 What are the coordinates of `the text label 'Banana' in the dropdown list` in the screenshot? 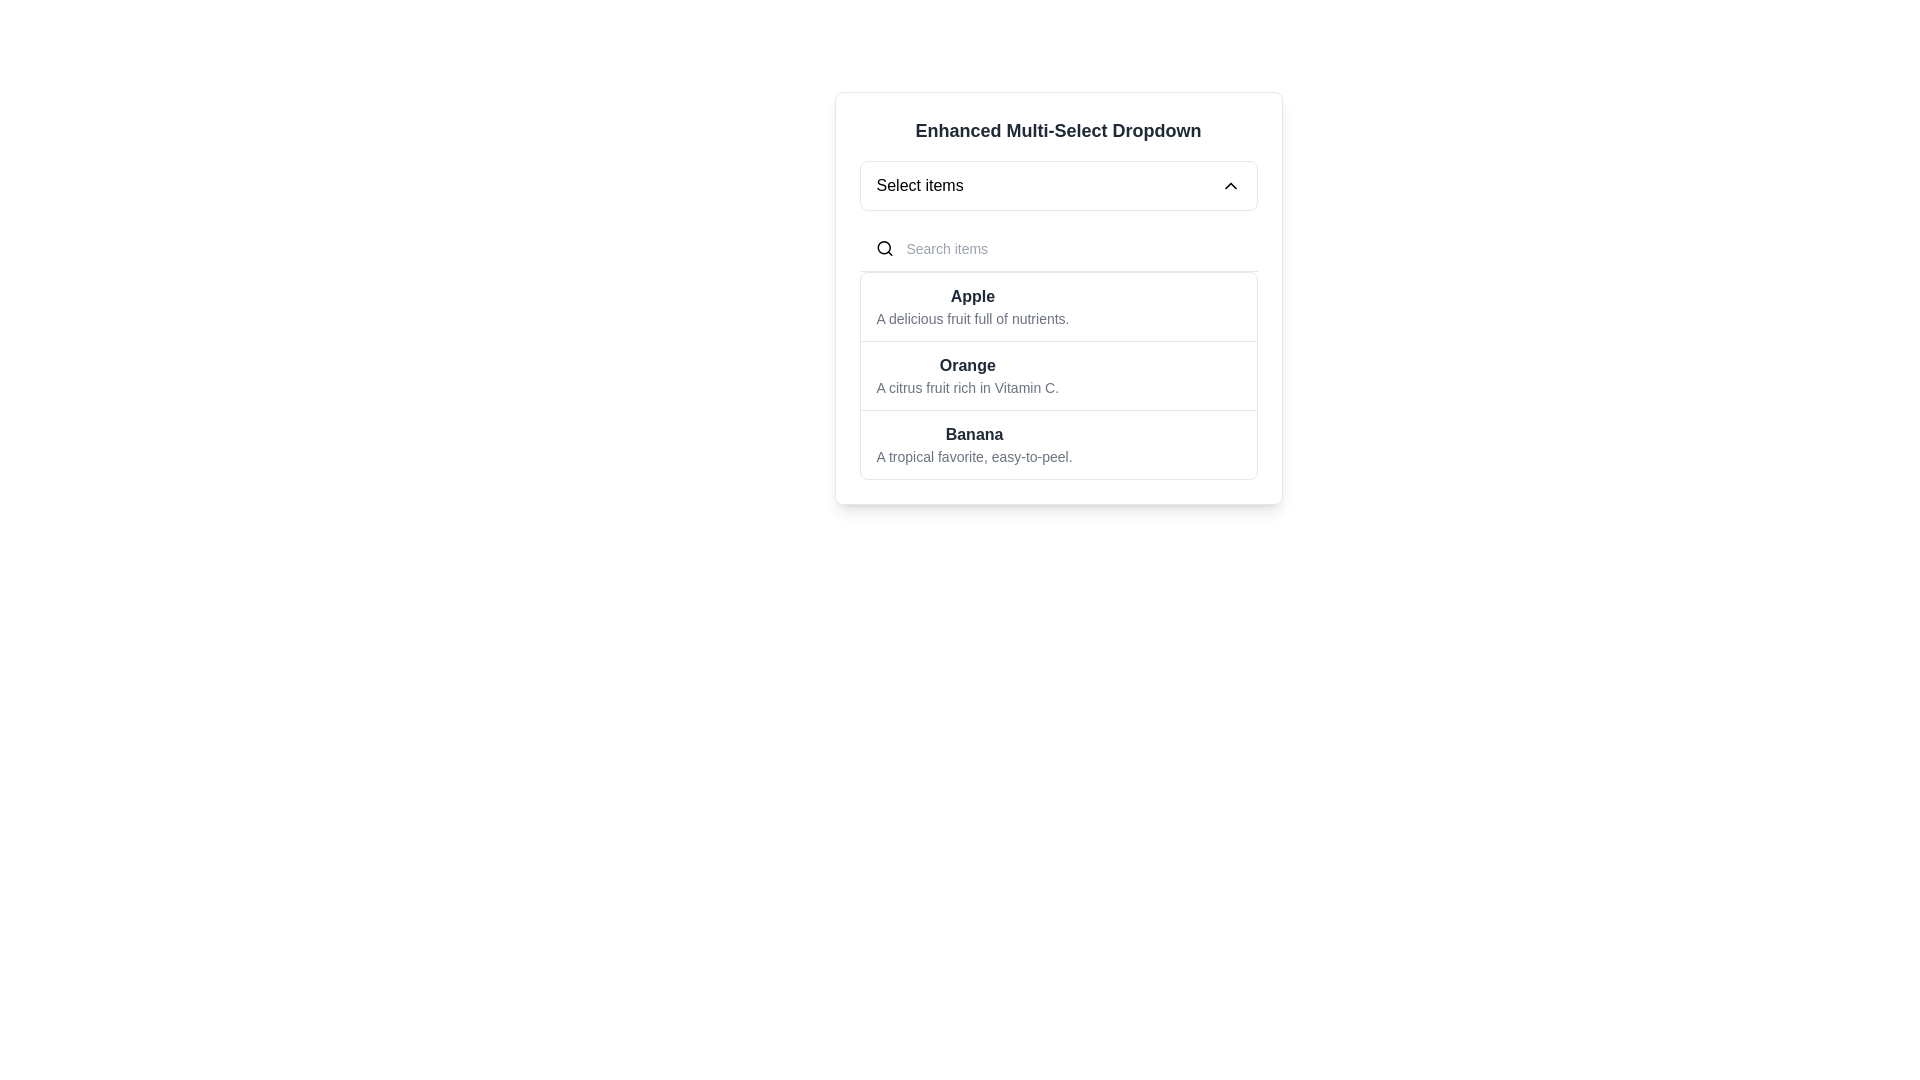 It's located at (974, 434).